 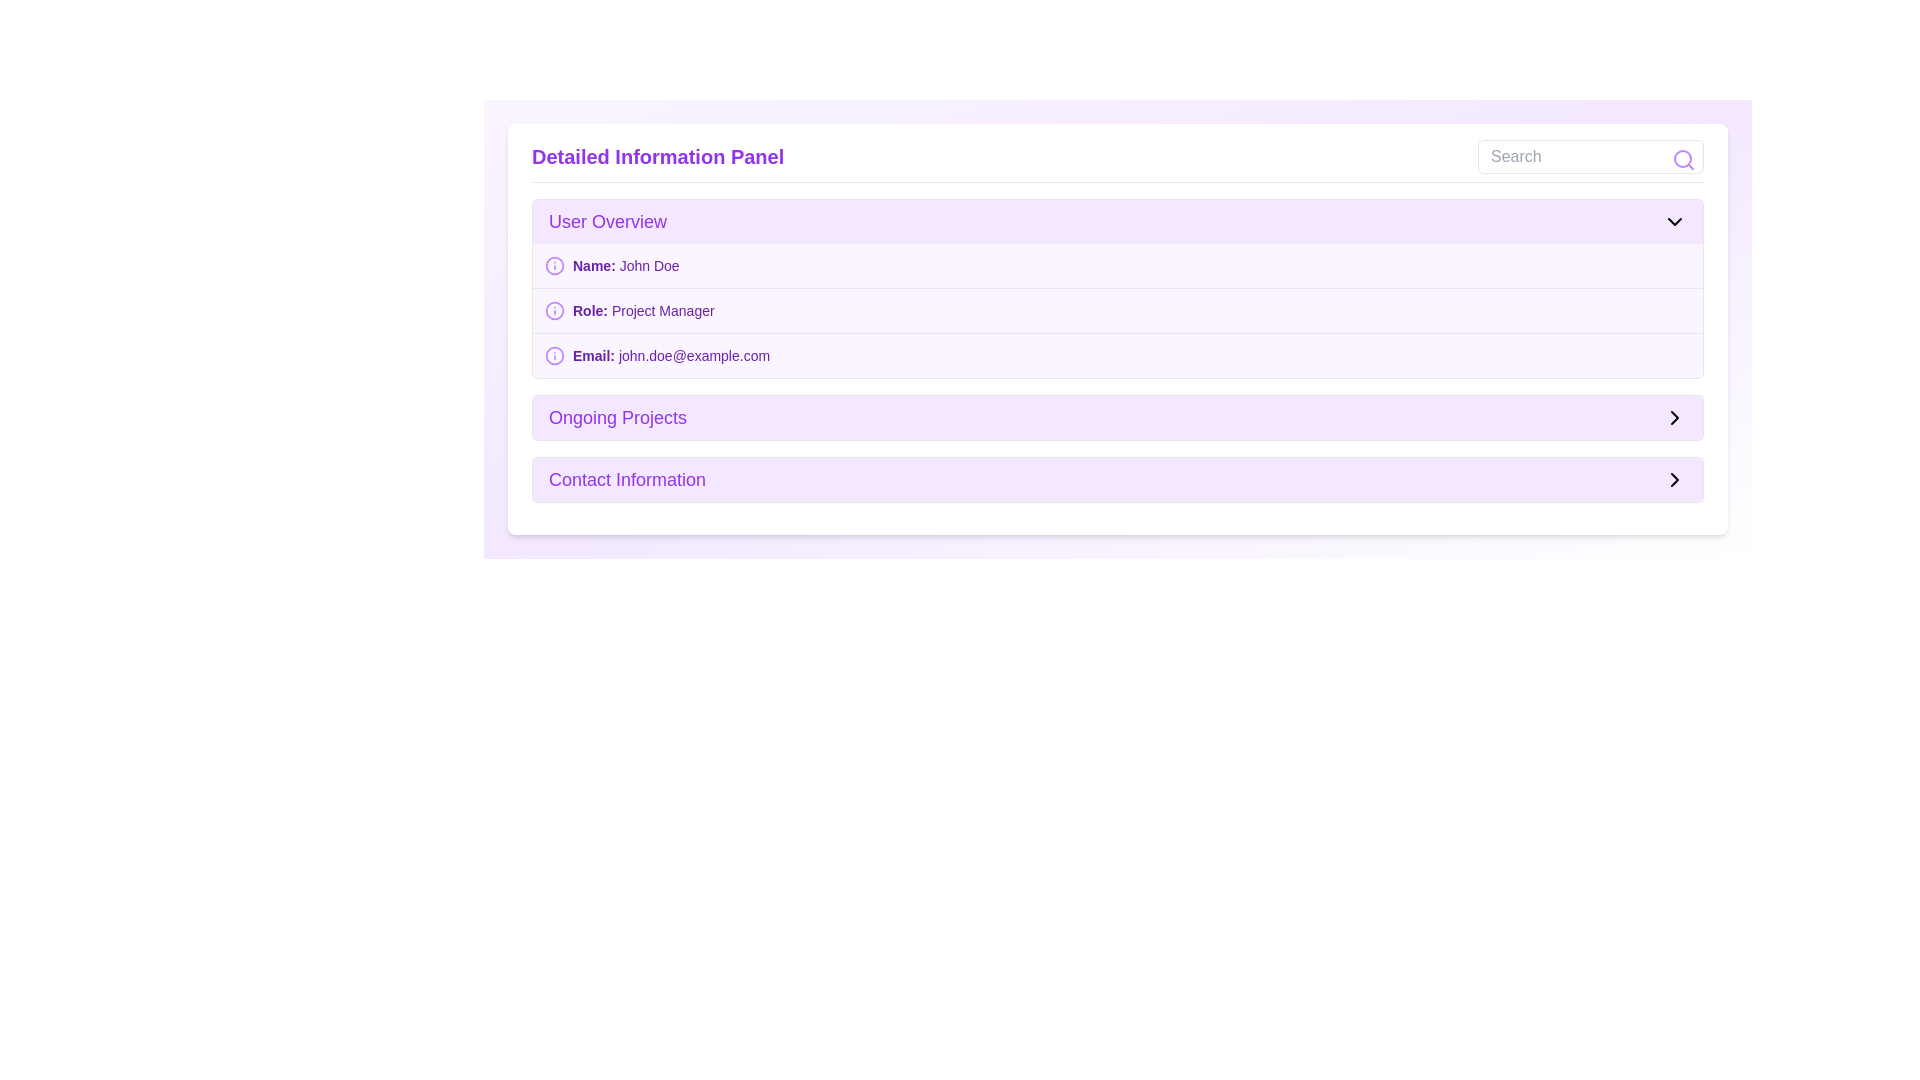 I want to click on the informational icon located to the left of the text 'Name: John Doe' in the 'User Overview' section of the 'Detailed Information Panel', so click(x=555, y=265).